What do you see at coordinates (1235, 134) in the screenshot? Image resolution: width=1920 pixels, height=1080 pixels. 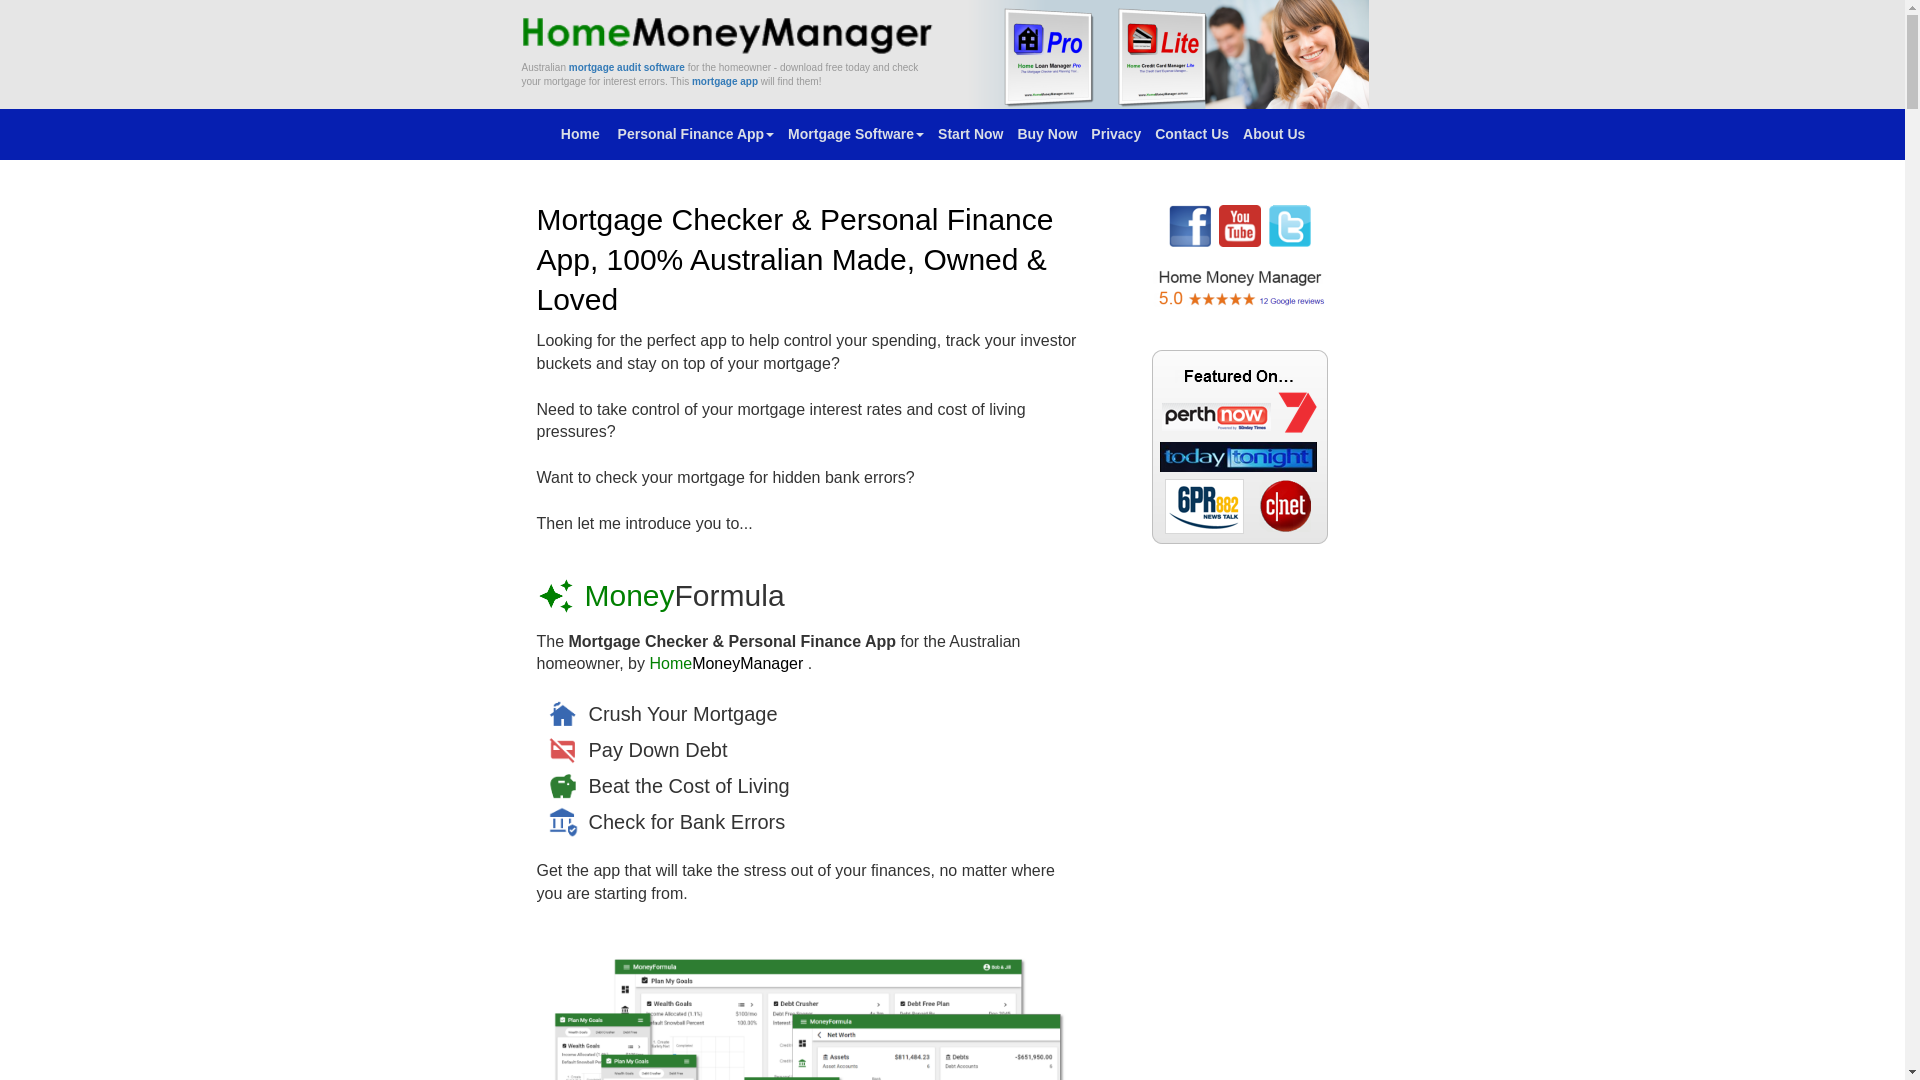 I see `'About Us'` at bounding box center [1235, 134].